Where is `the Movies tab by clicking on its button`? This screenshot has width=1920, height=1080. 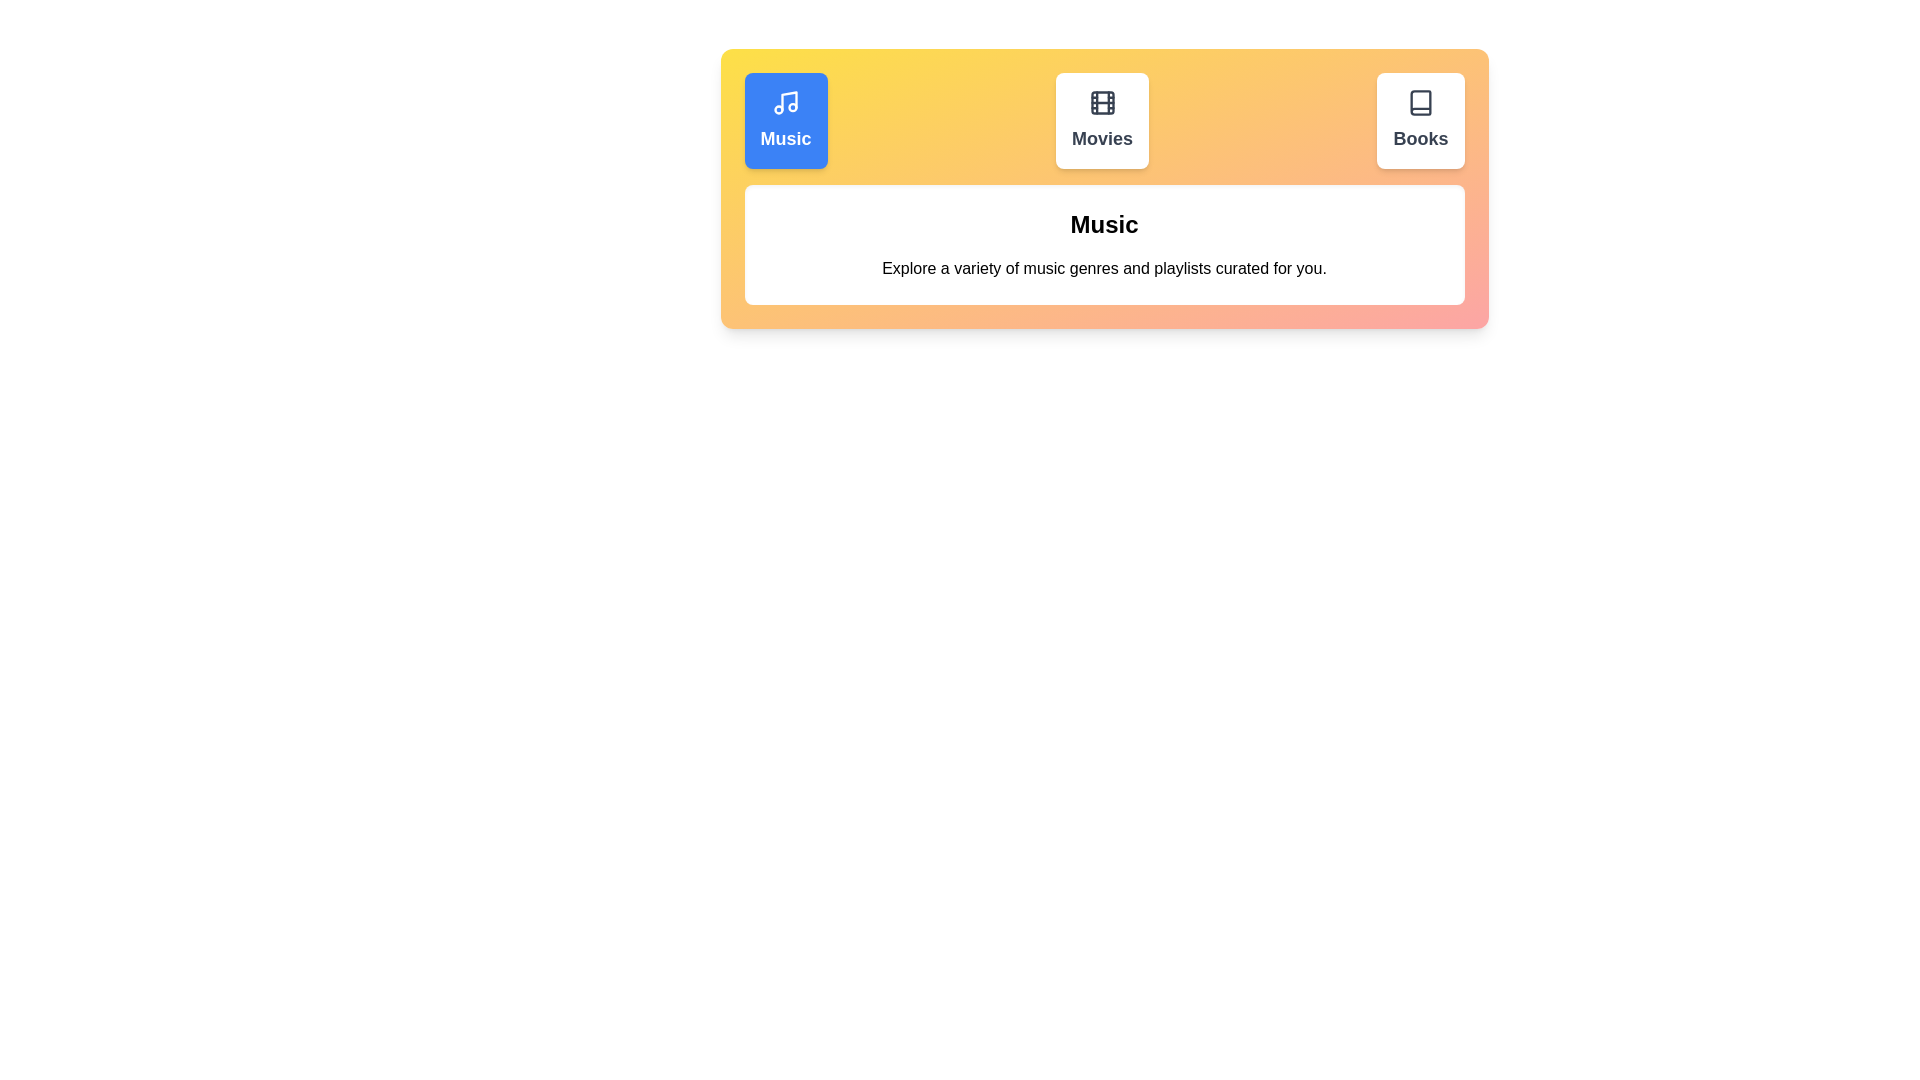
the Movies tab by clicking on its button is located at coordinates (1101, 120).